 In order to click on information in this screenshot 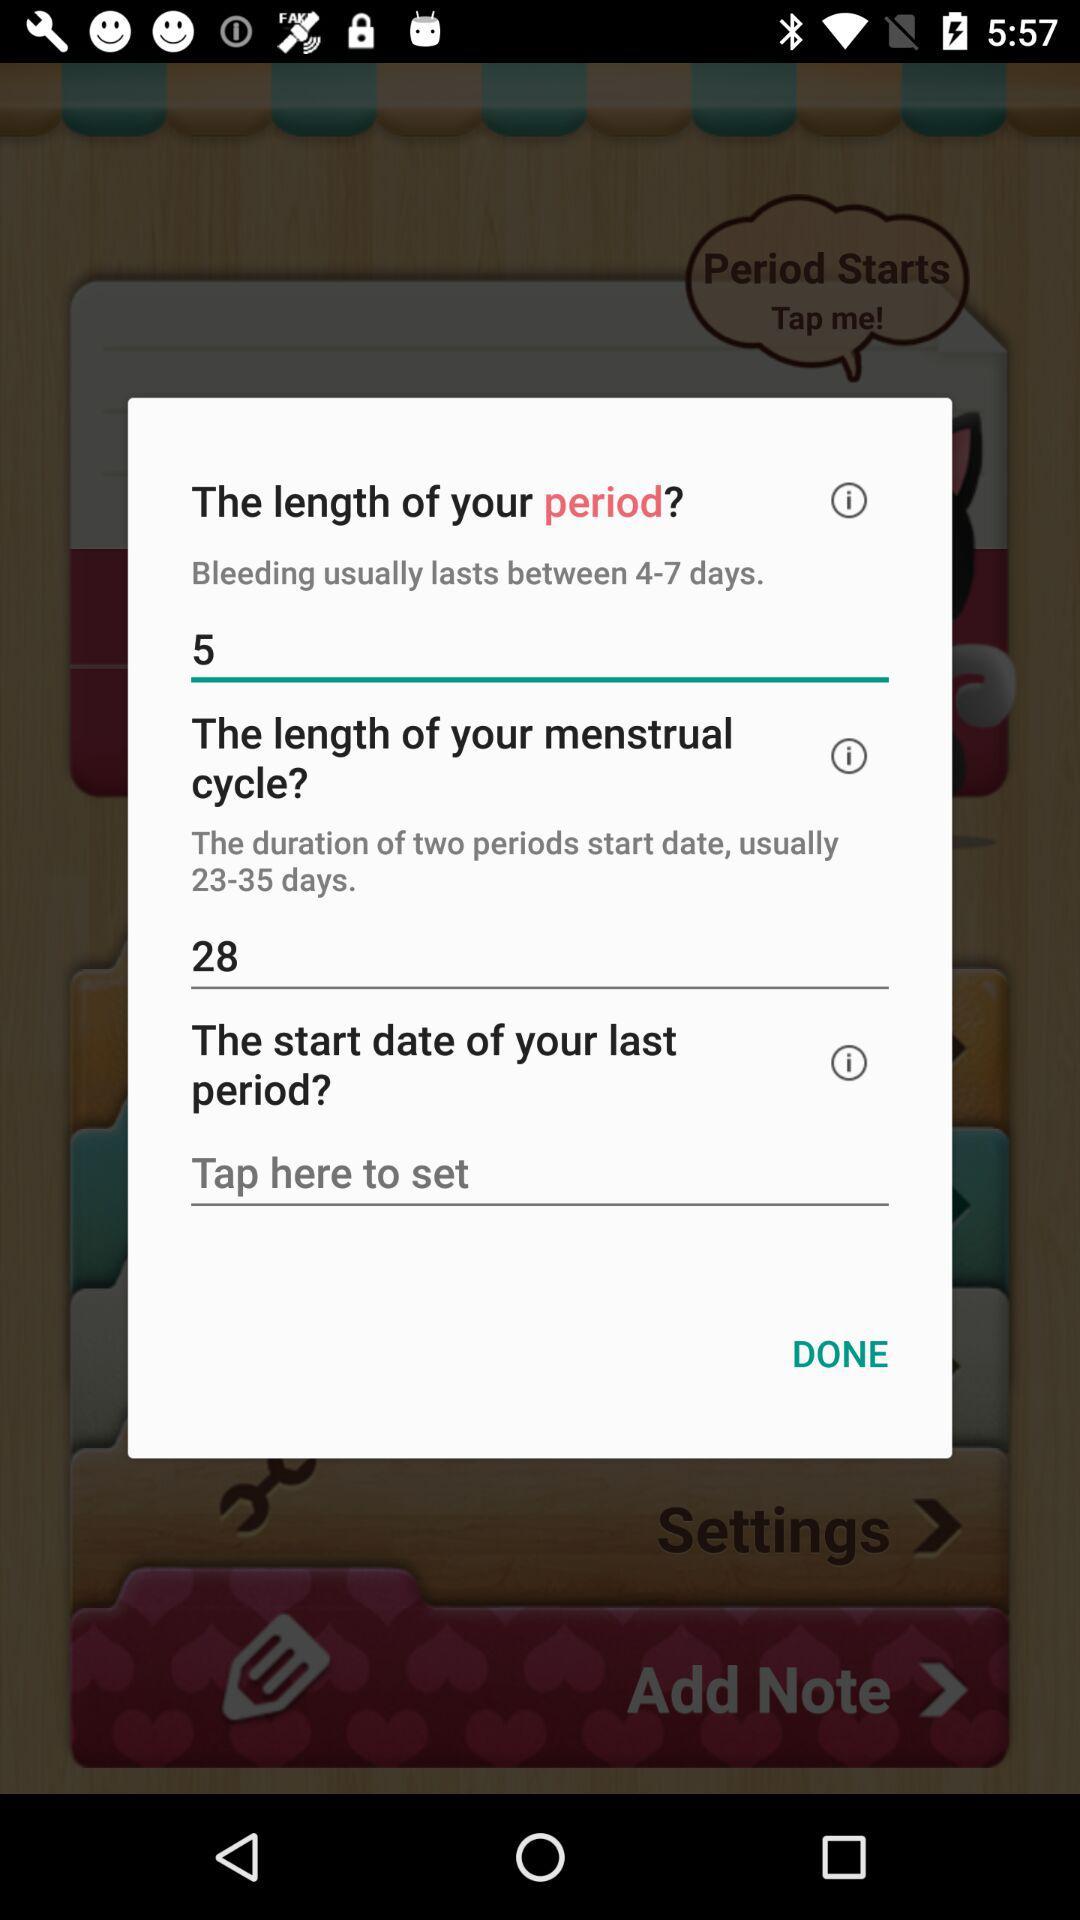, I will do `click(849, 1062)`.